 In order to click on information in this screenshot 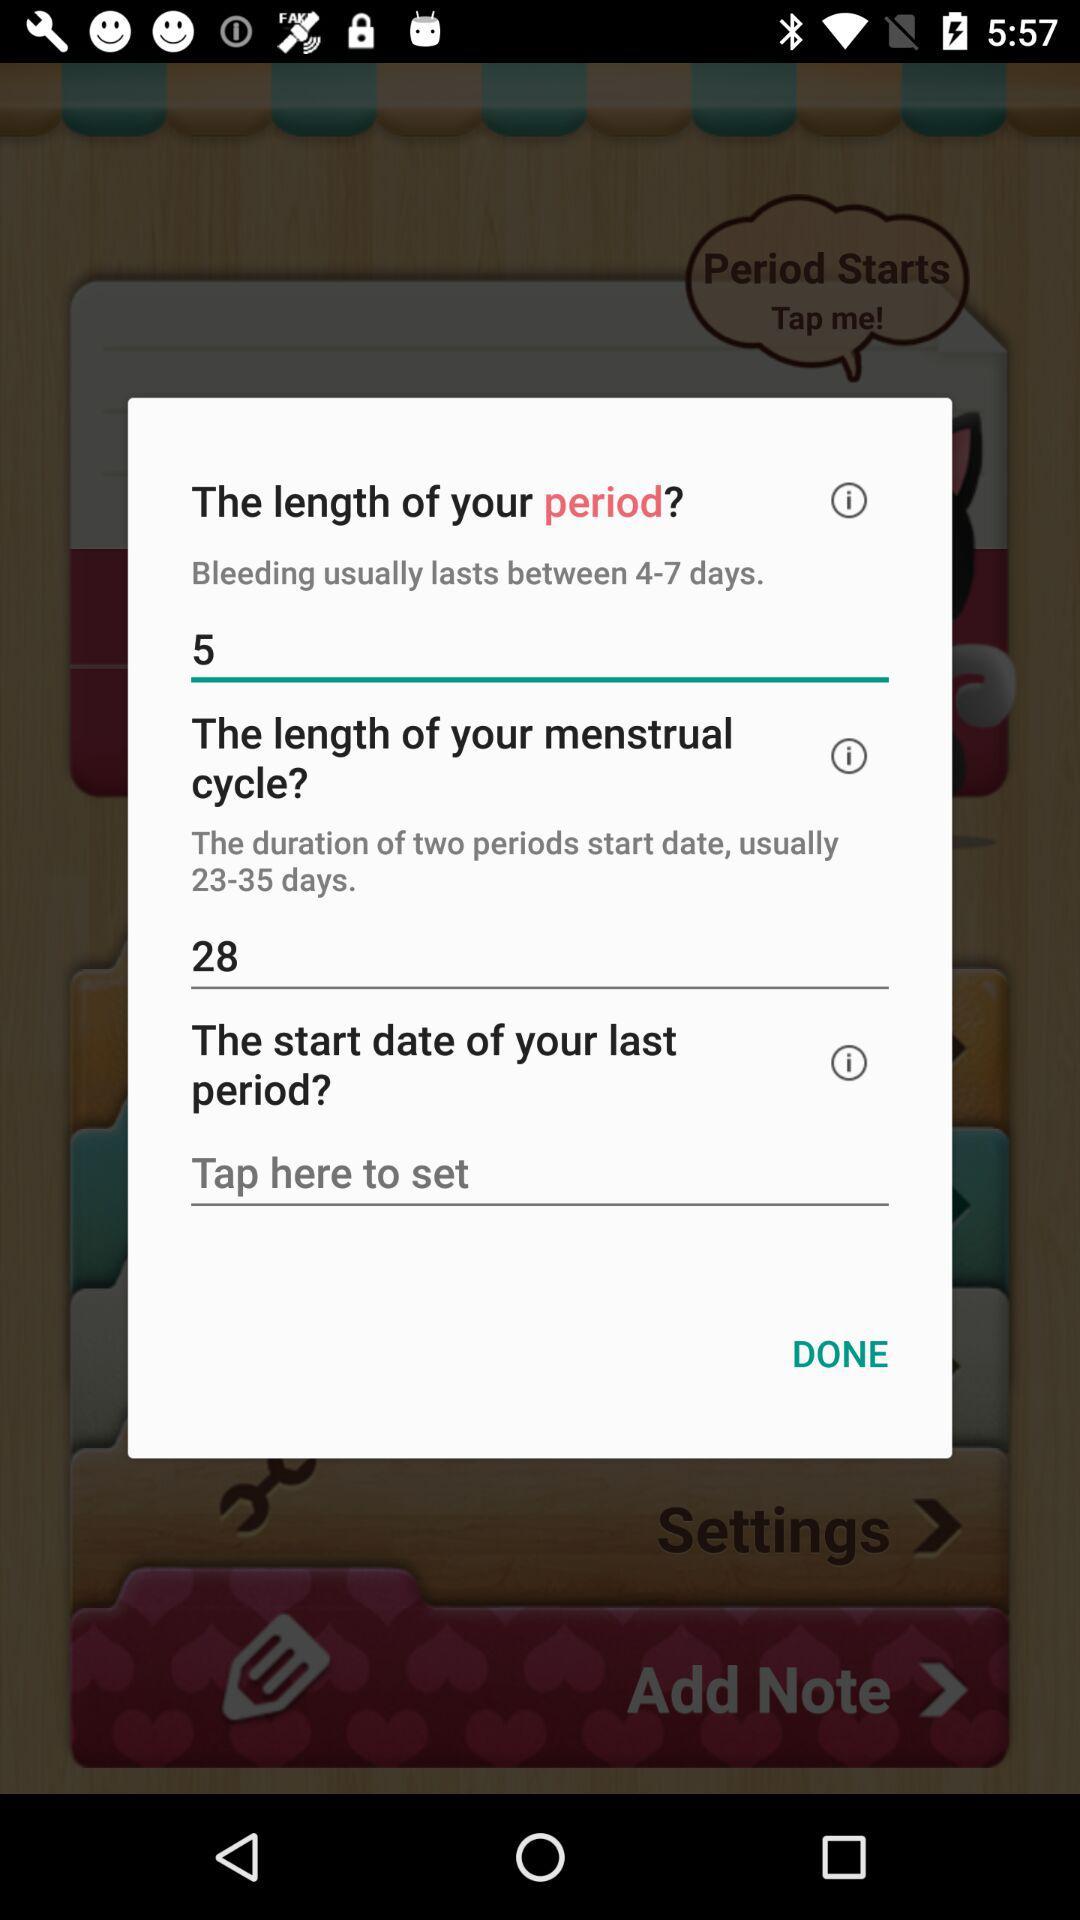, I will do `click(849, 1062)`.